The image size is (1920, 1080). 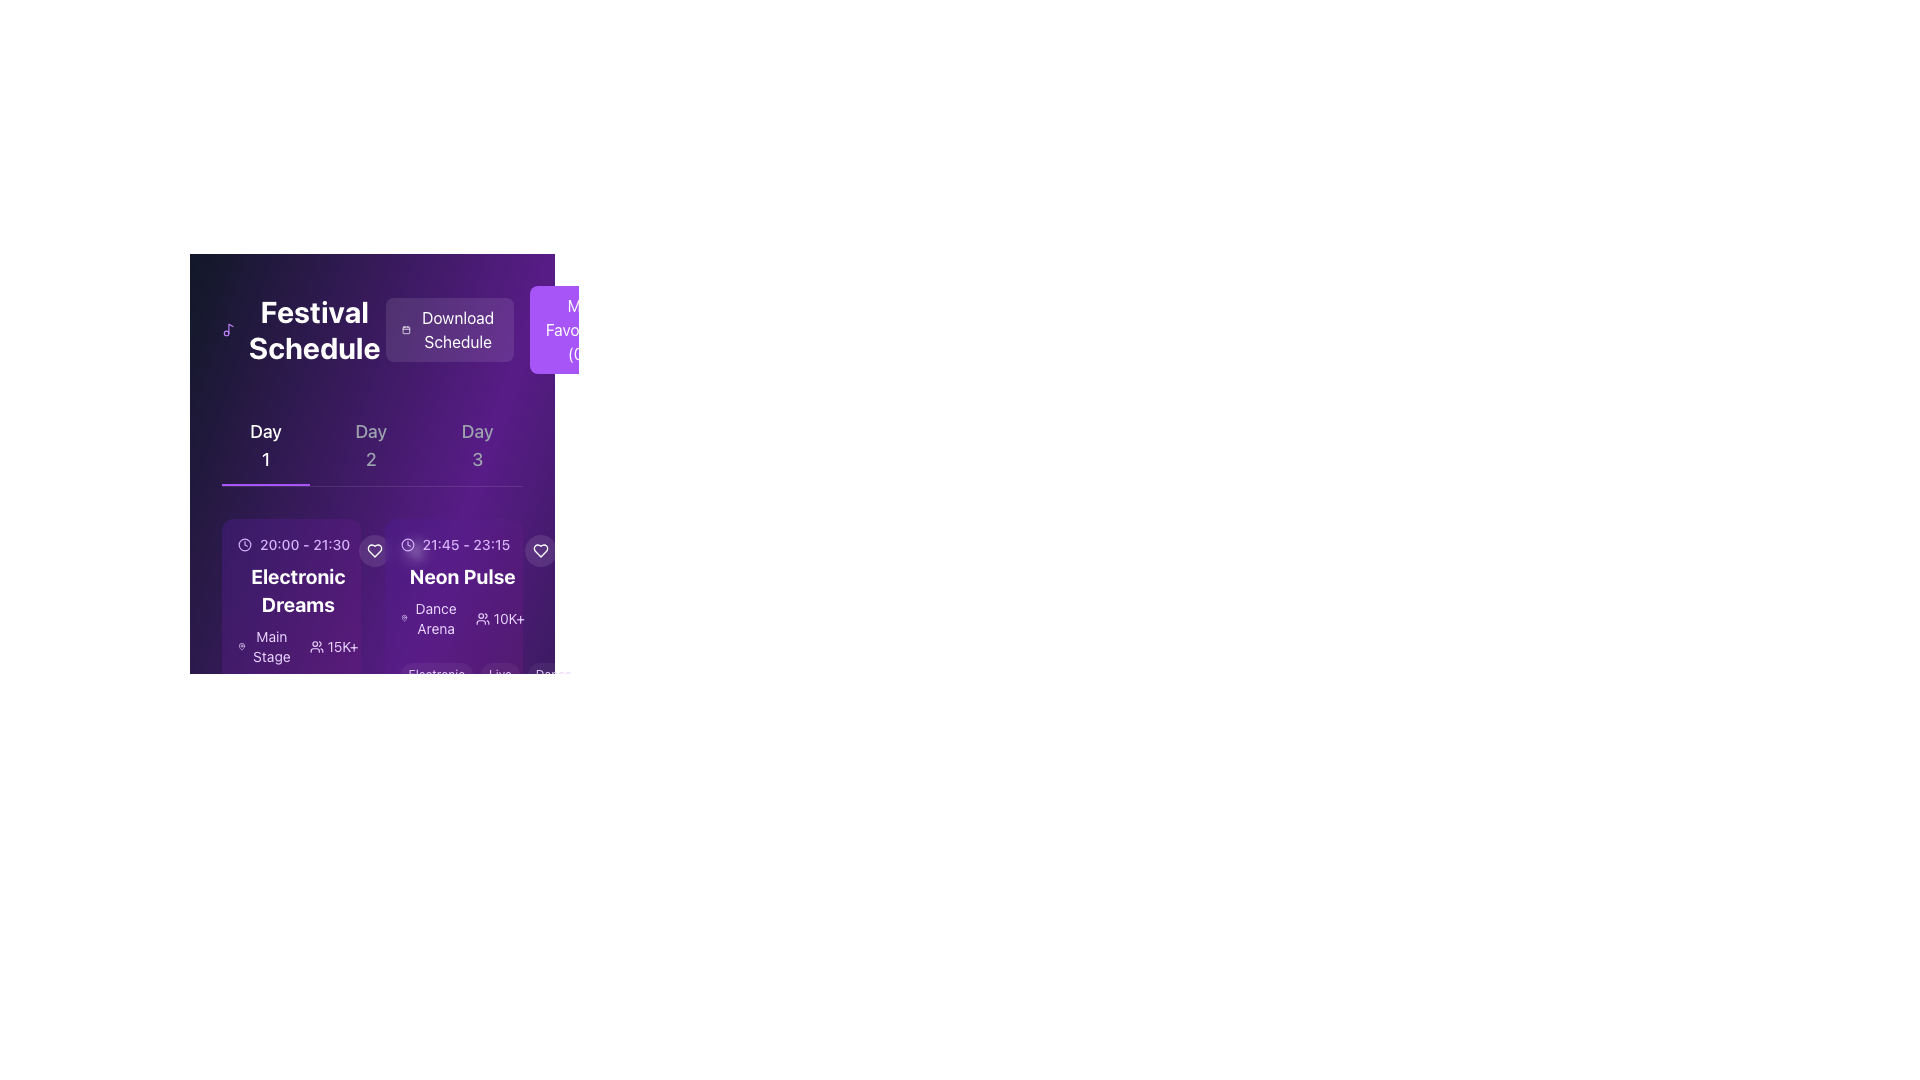 I want to click on the share button located to the right of the 'Neon Pulse' event listing, so click(x=579, y=551).